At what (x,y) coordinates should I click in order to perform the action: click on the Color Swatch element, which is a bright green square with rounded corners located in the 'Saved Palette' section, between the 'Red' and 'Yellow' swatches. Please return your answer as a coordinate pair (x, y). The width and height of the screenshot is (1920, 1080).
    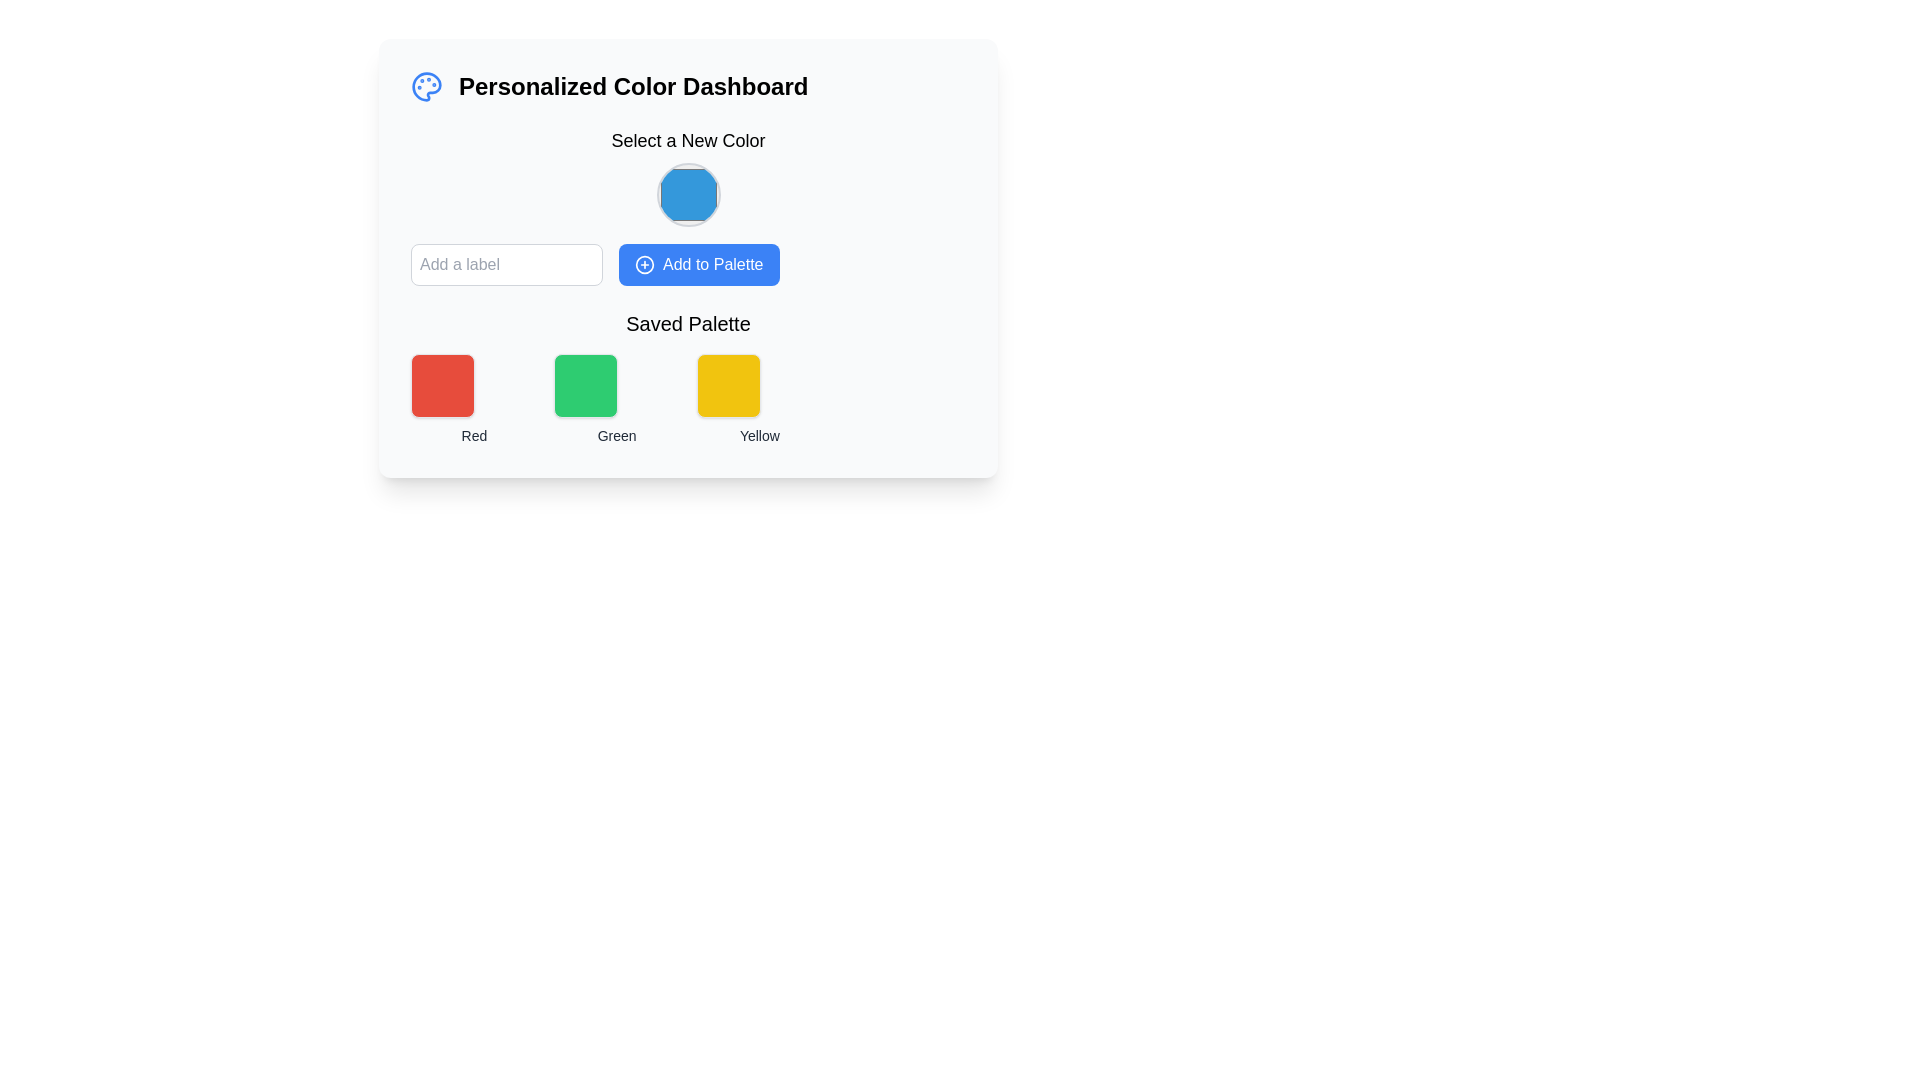
    Looking at the image, I should click on (584, 385).